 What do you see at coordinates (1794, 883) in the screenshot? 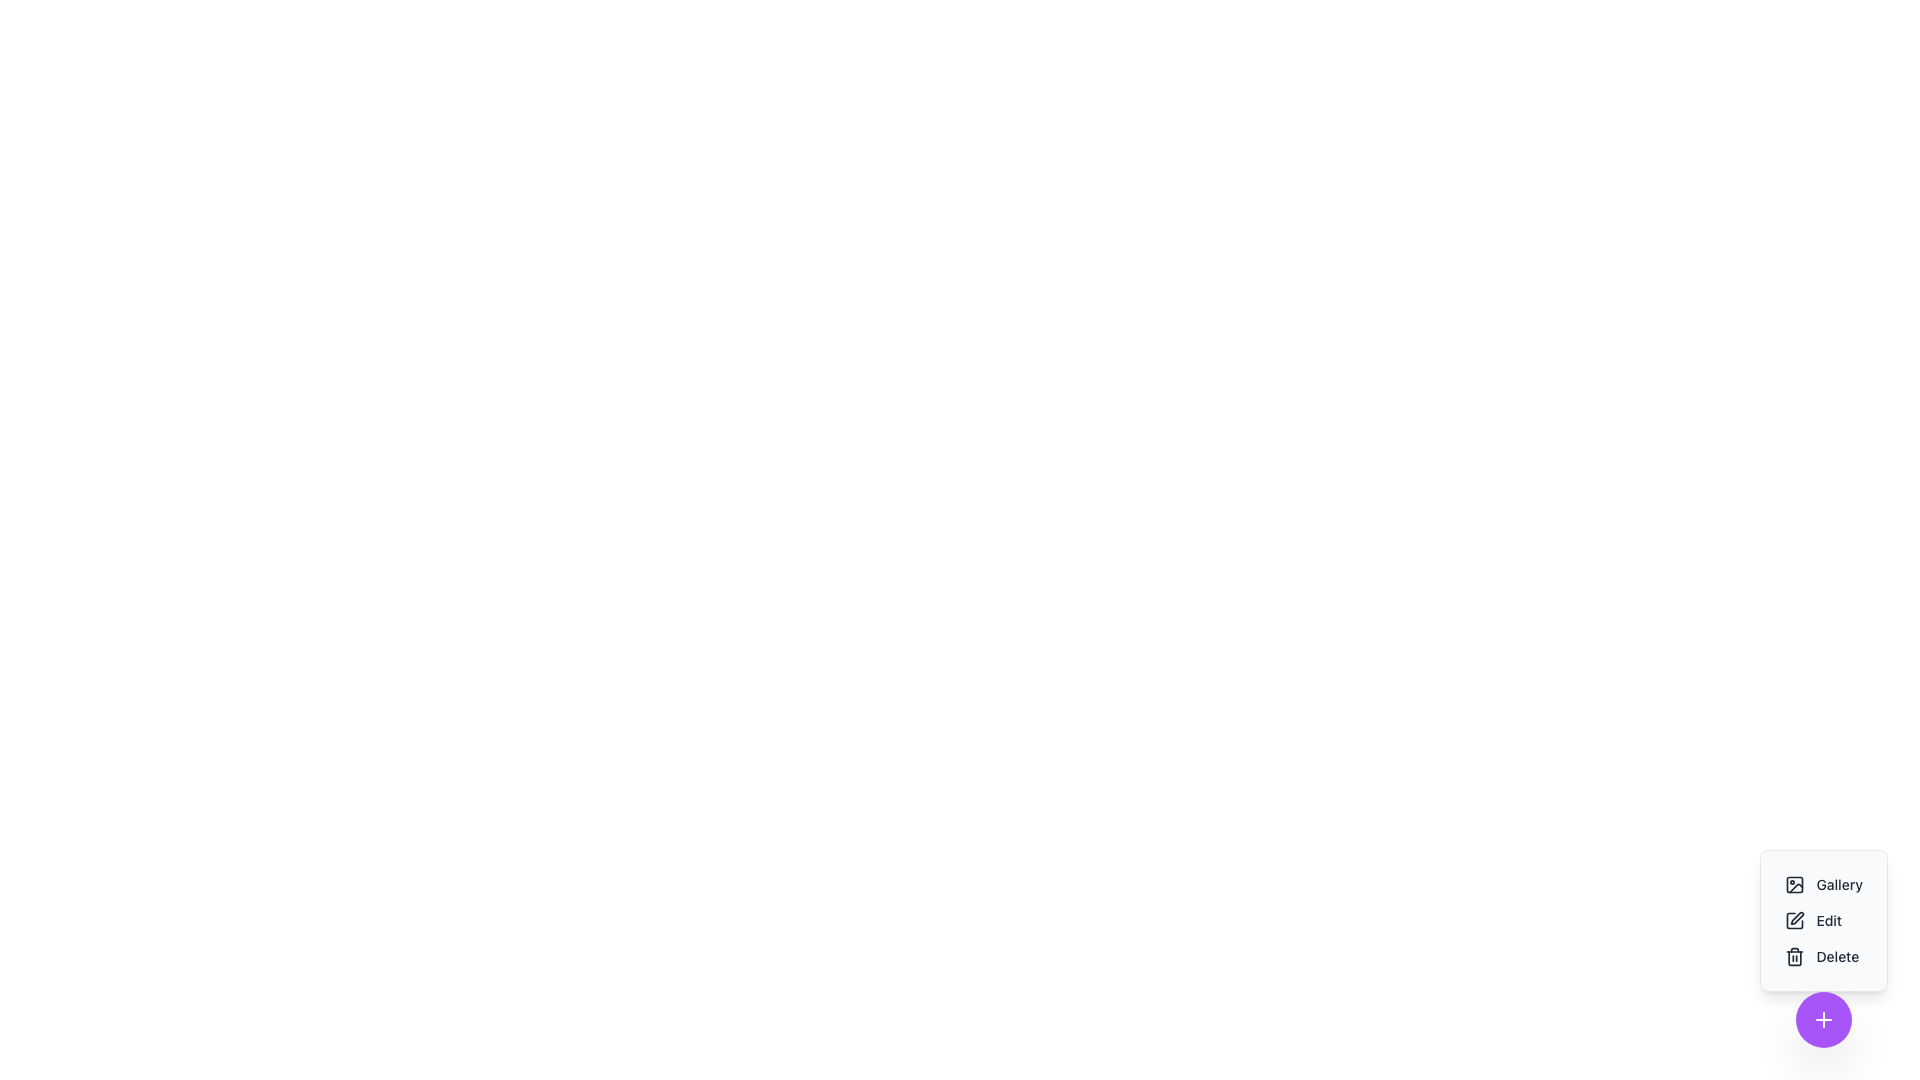
I see `the gallery icon, which has a square outline with rounded edges and a circular object inside, located in the topmost position of the vertical menu labeled 'Gallery'` at bounding box center [1794, 883].